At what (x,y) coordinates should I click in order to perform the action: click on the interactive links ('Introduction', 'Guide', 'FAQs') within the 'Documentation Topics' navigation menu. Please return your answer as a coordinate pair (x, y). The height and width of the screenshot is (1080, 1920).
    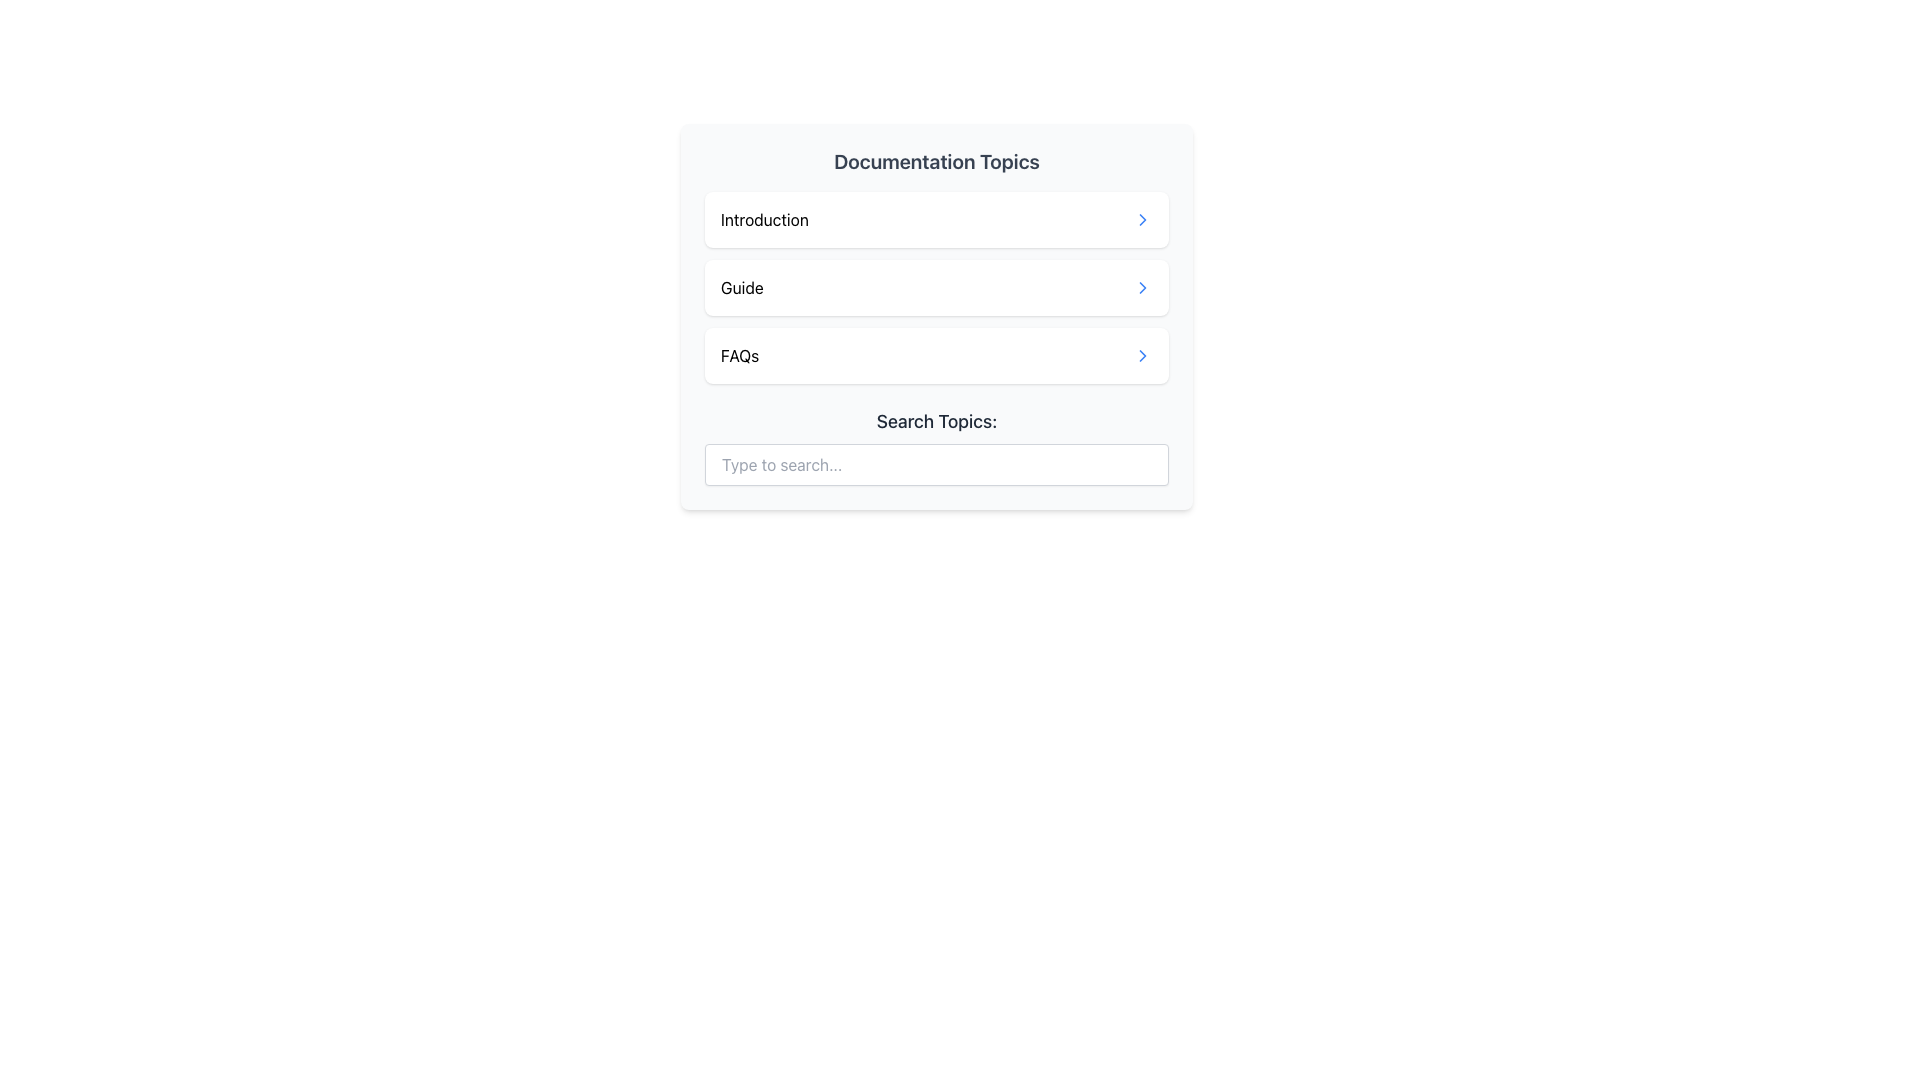
    Looking at the image, I should click on (935, 315).